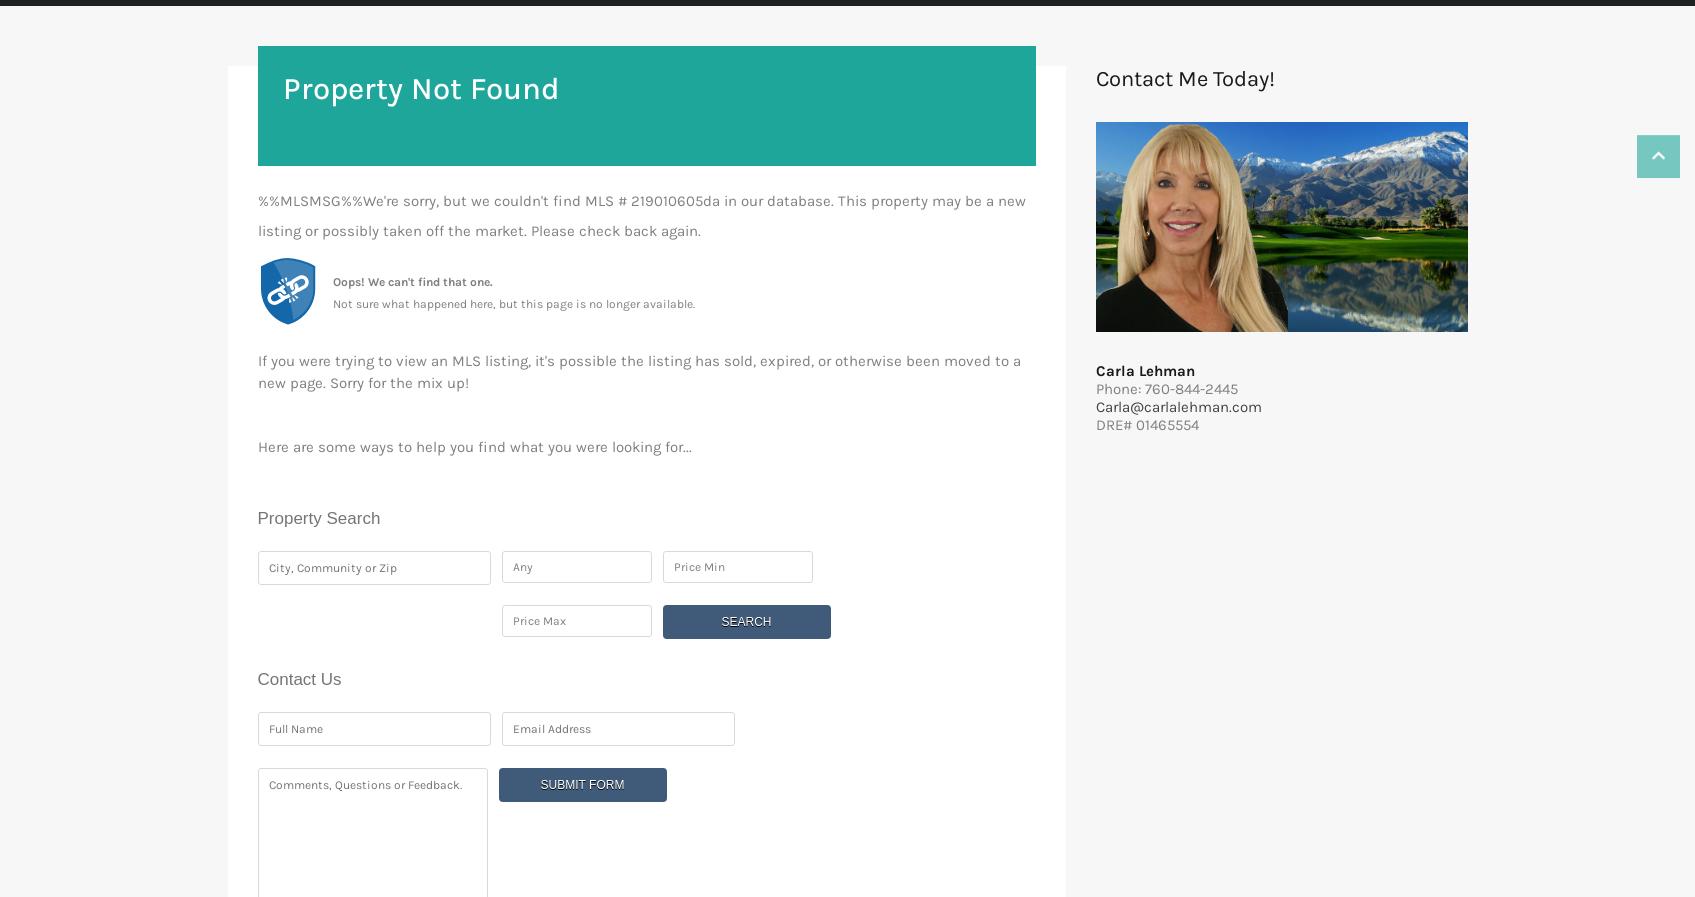 The image size is (1695, 897). What do you see at coordinates (512, 302) in the screenshot?
I see `'Not sure what happened here, but this page is no longer available.'` at bounding box center [512, 302].